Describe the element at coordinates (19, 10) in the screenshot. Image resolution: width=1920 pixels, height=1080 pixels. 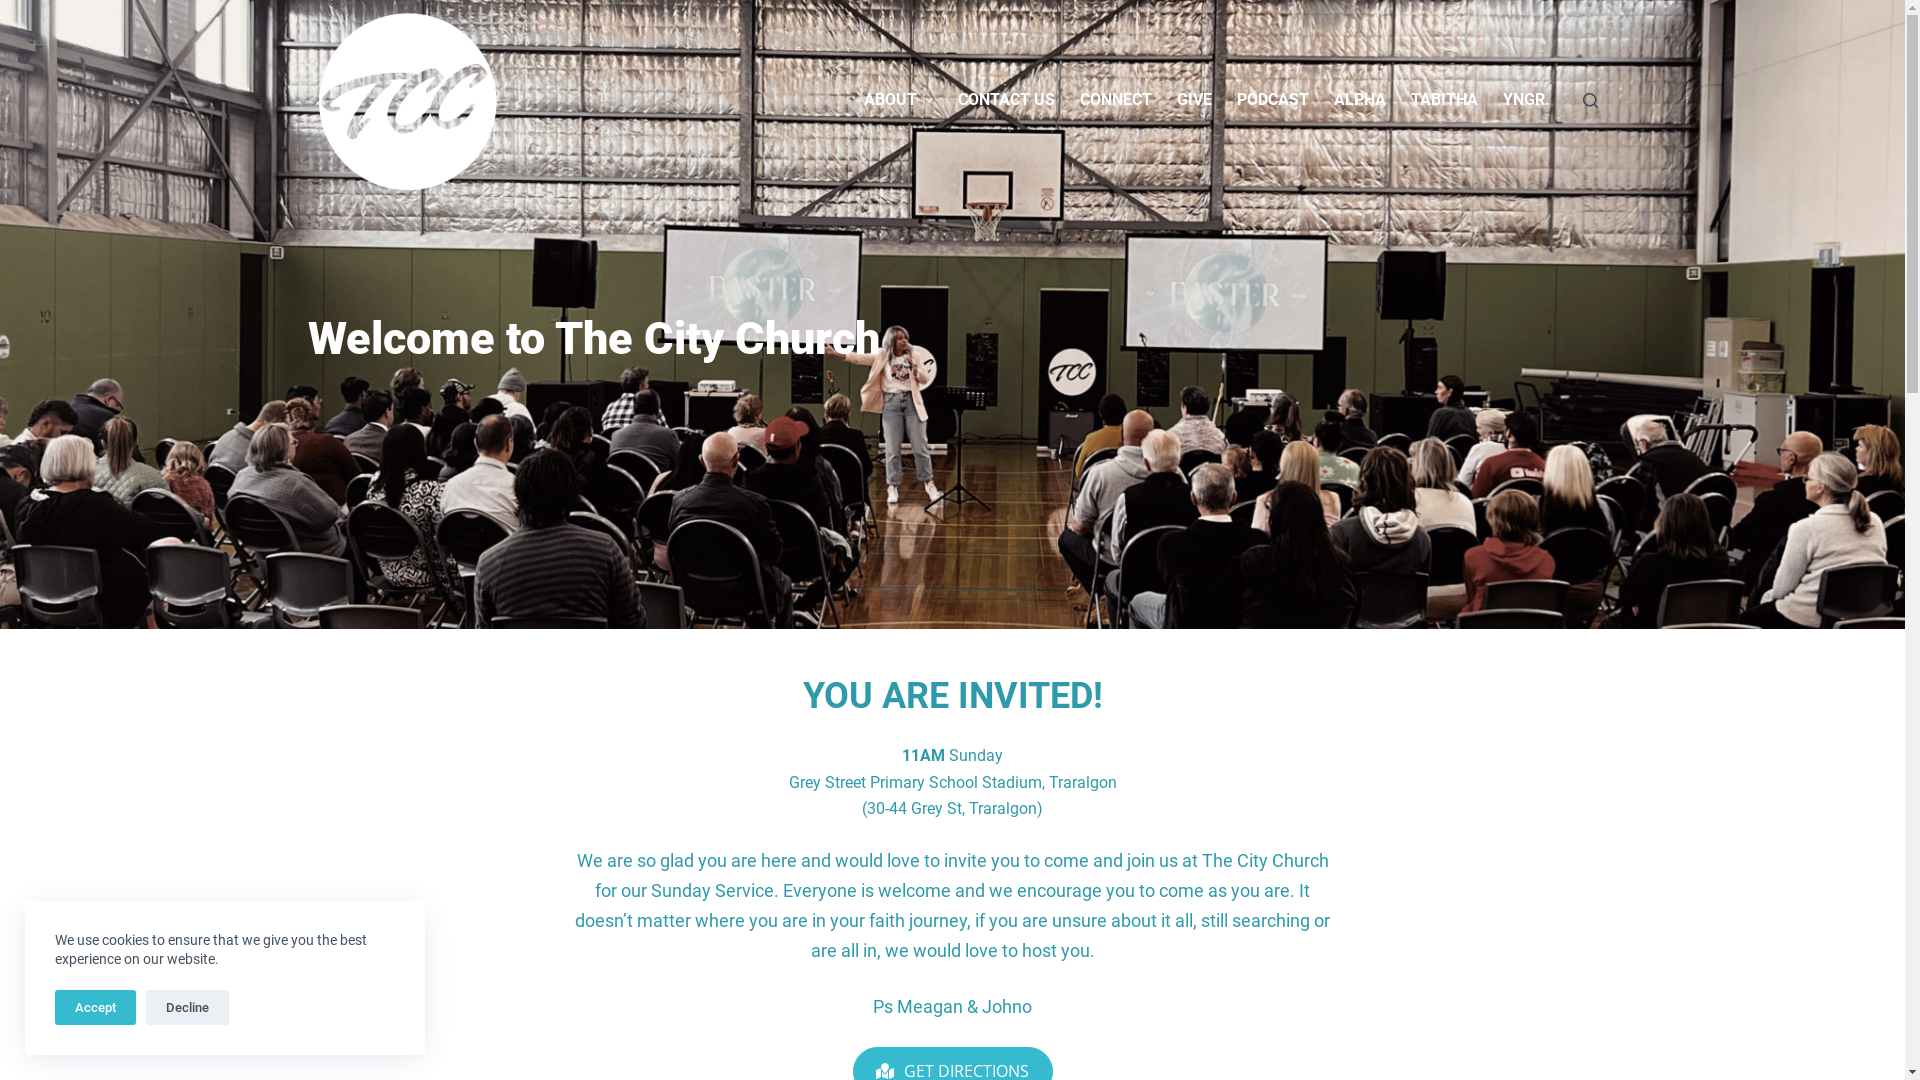
I see `'Skip to content'` at that location.